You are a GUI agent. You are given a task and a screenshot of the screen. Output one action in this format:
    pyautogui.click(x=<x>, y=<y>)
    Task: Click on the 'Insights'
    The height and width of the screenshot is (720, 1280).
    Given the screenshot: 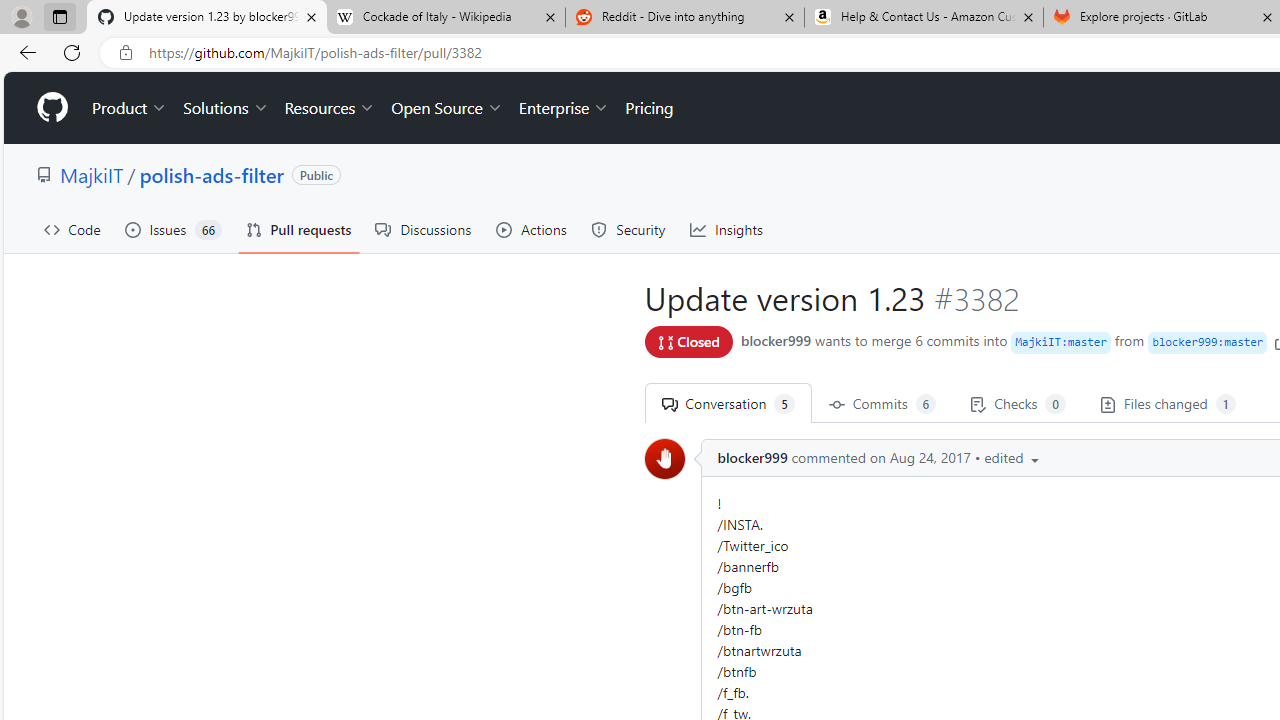 What is the action you would take?
    pyautogui.click(x=726, y=229)
    